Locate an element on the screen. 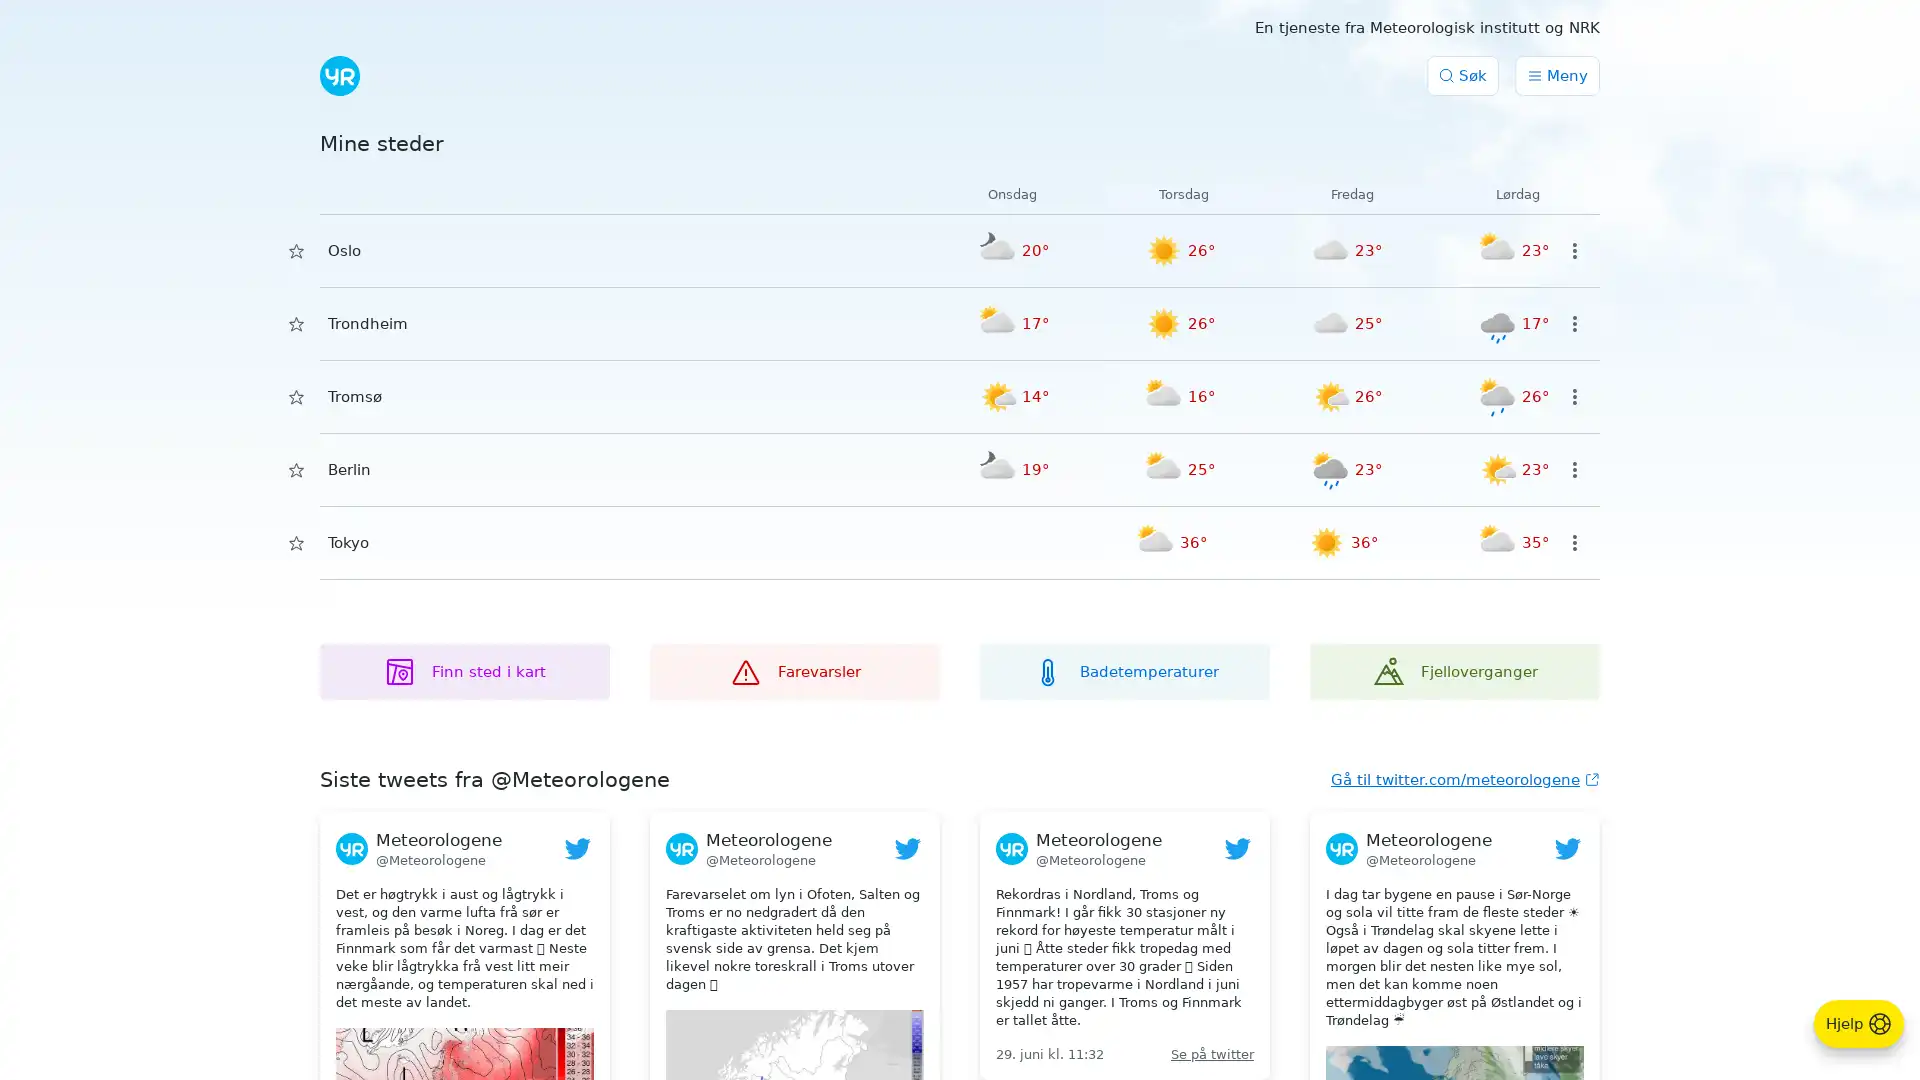 The image size is (1920, 1080). Lagre i Mine steder is located at coordinates (295, 470).